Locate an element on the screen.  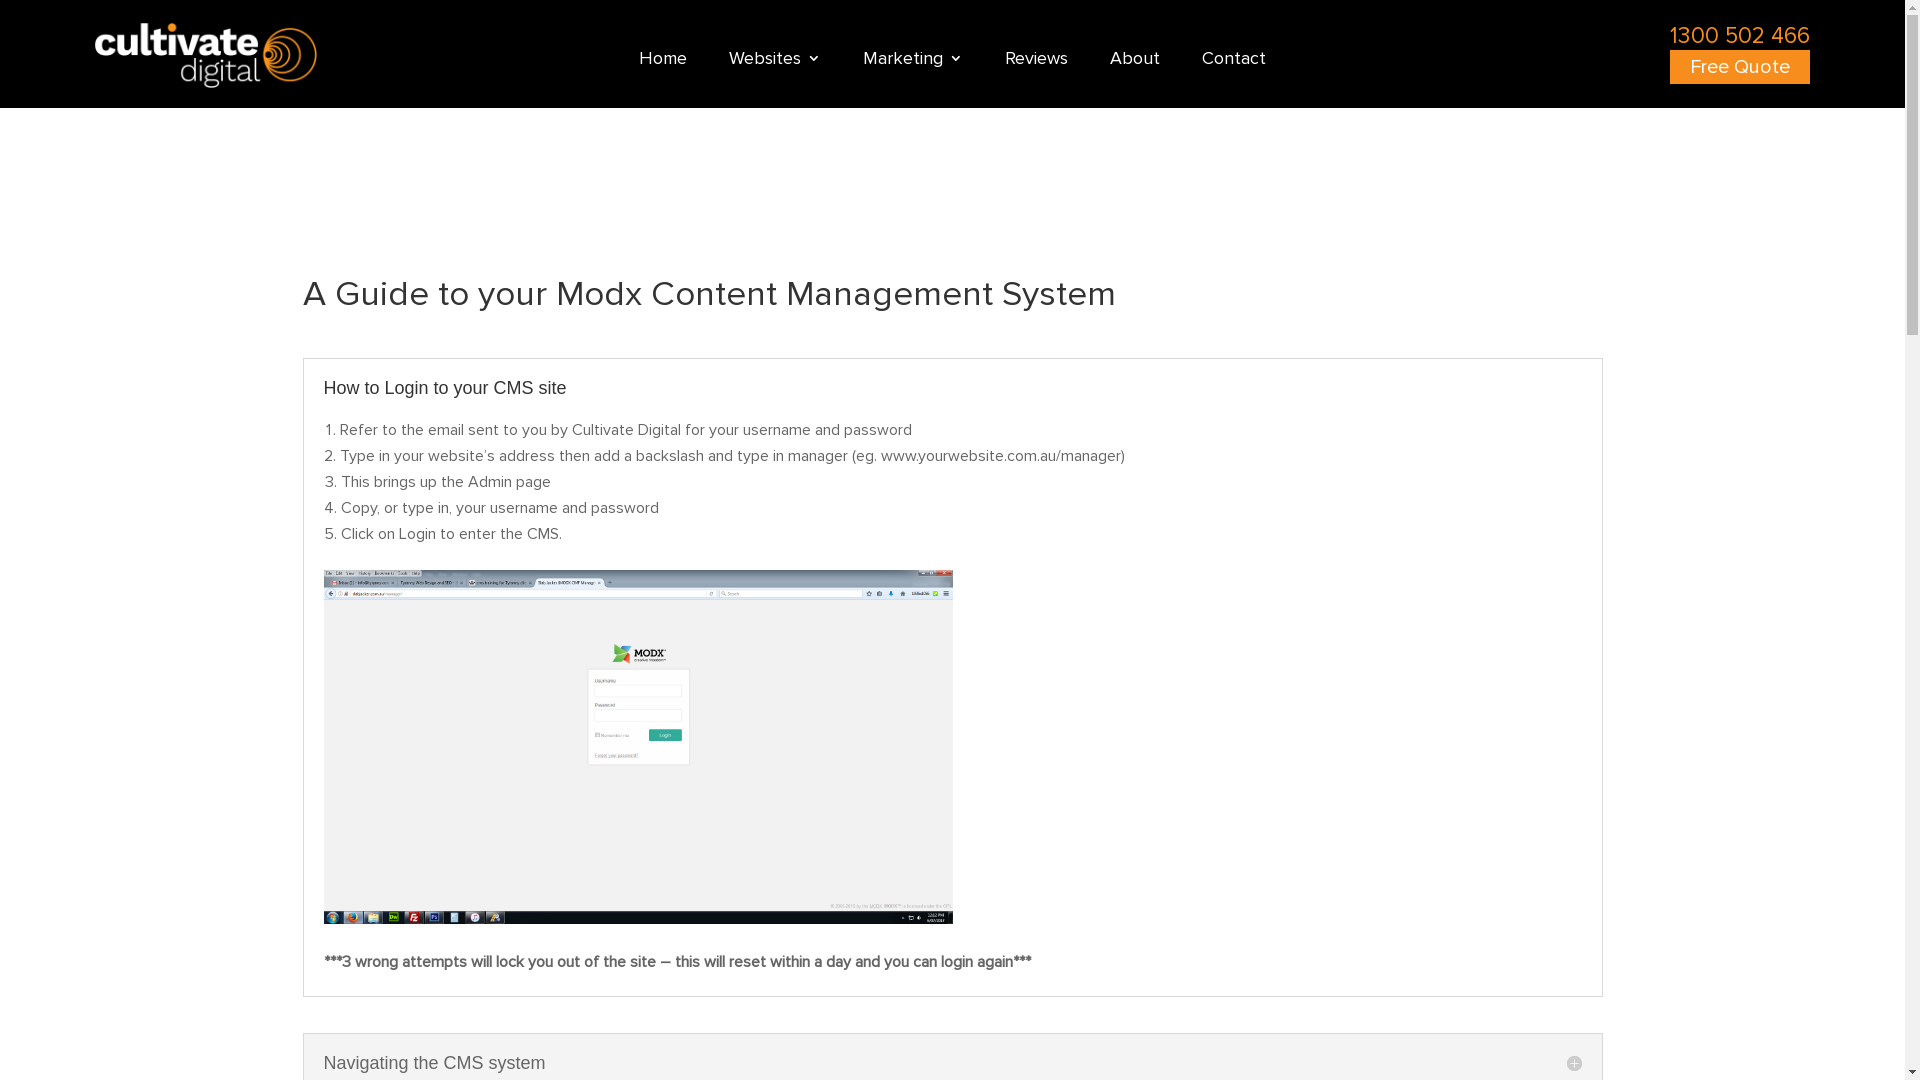
'Reviews' is located at coordinates (1036, 60).